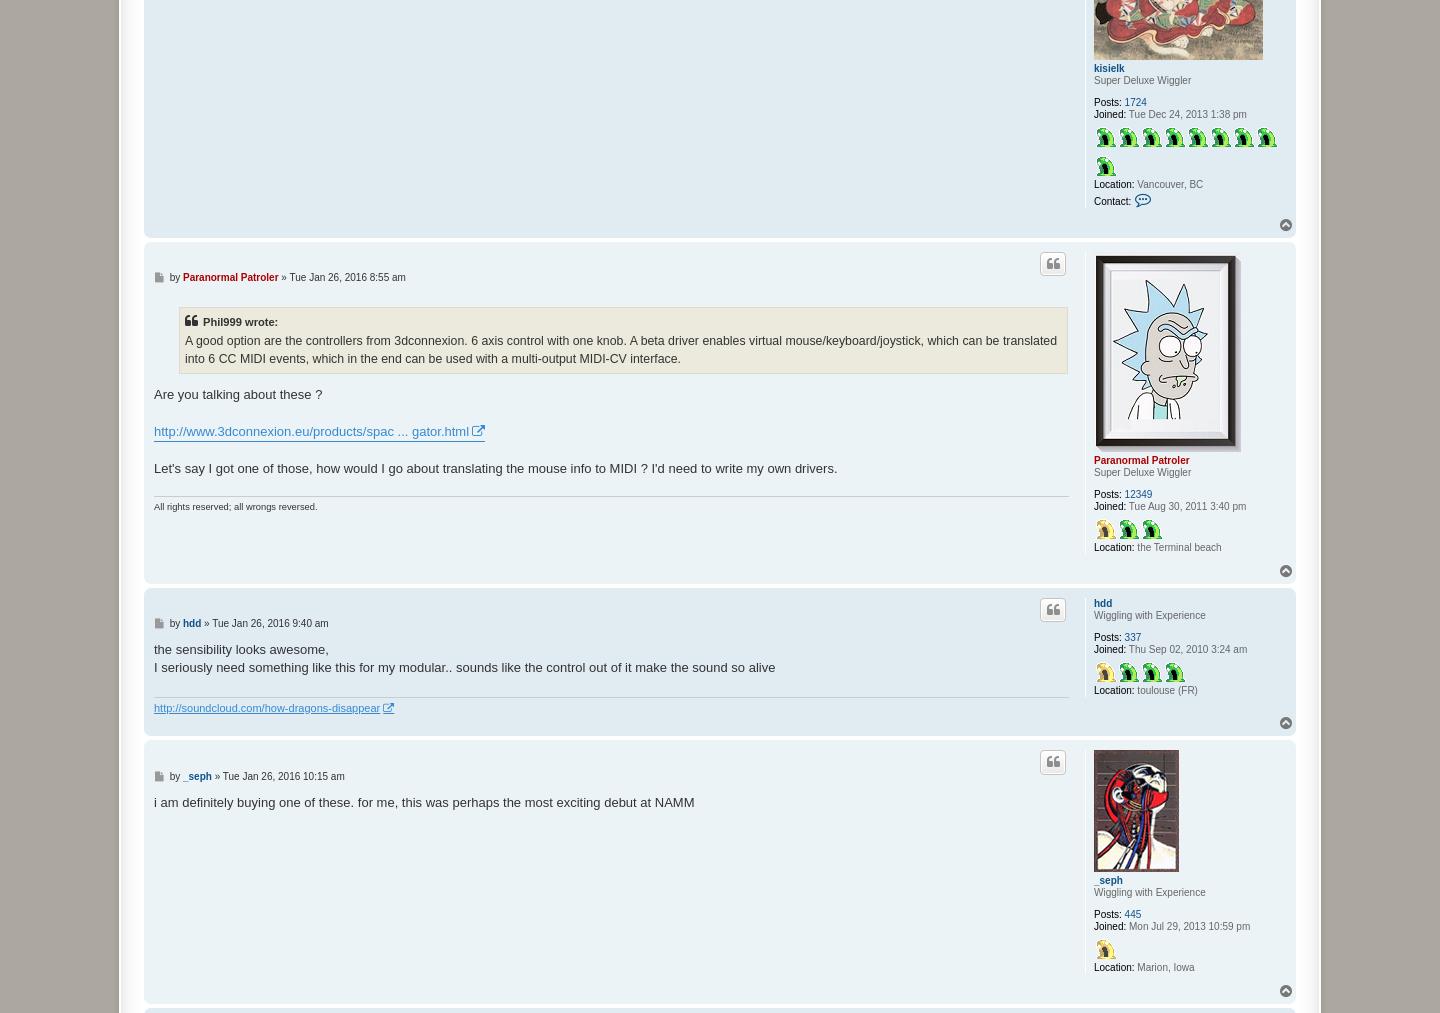 The width and height of the screenshot is (1440, 1013). I want to click on 'the Terminal beach', so click(1177, 546).